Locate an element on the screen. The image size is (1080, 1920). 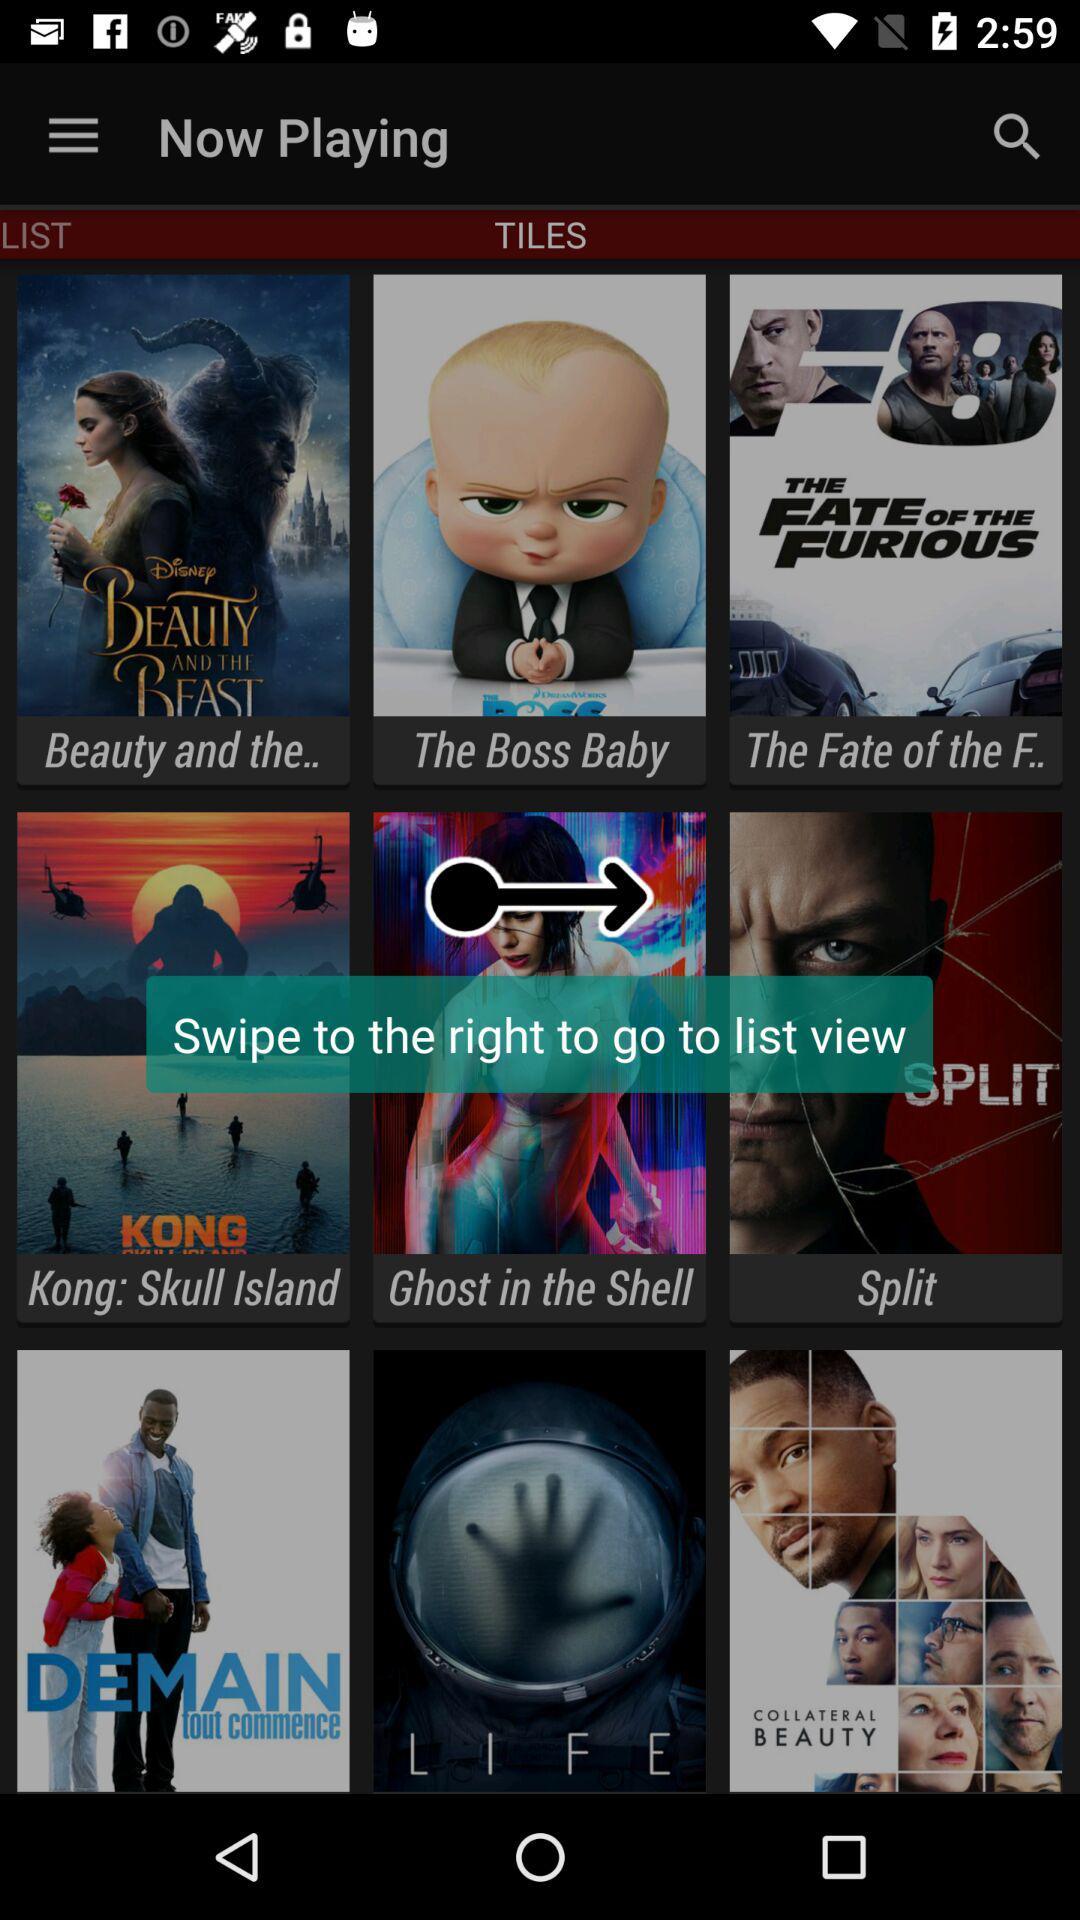
the item to the left of now playing is located at coordinates (72, 135).